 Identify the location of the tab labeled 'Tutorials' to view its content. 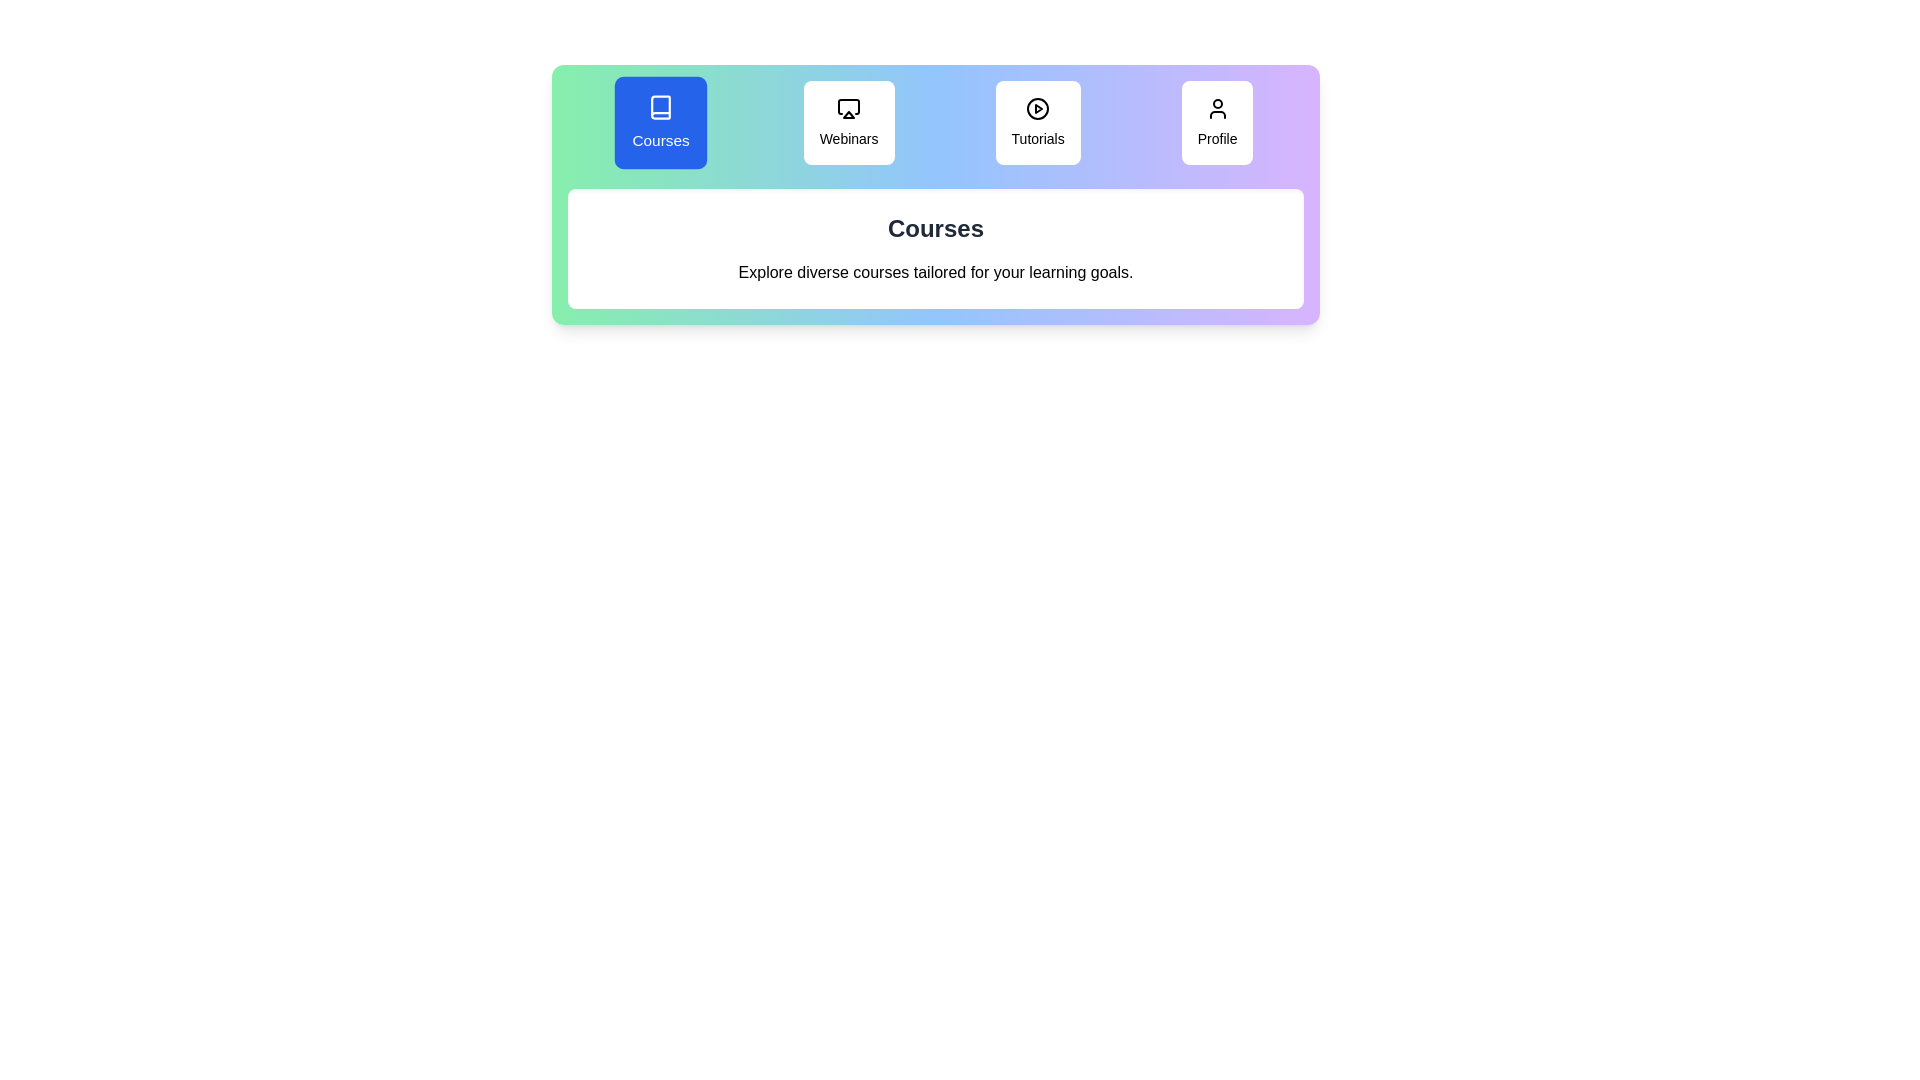
(1038, 123).